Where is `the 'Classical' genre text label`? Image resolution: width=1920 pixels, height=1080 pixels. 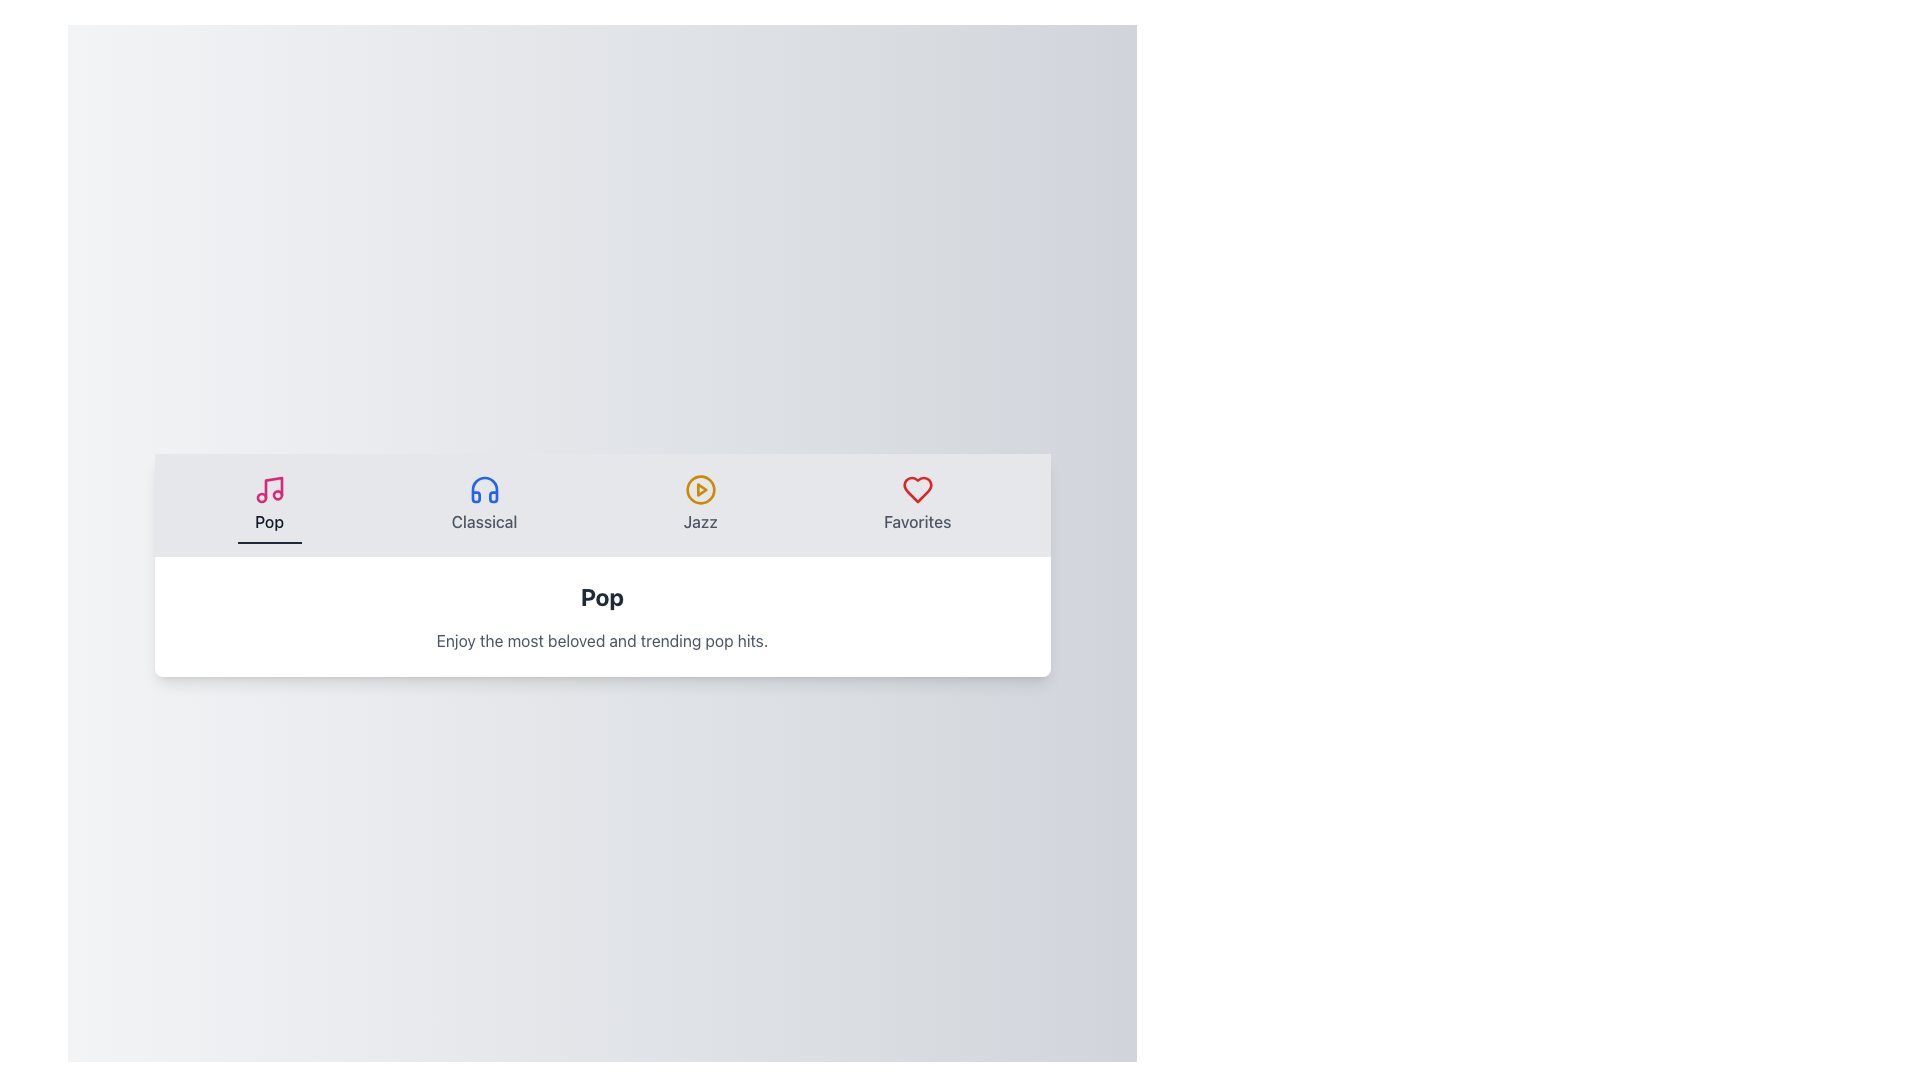
the 'Classical' genre text label is located at coordinates (484, 520).